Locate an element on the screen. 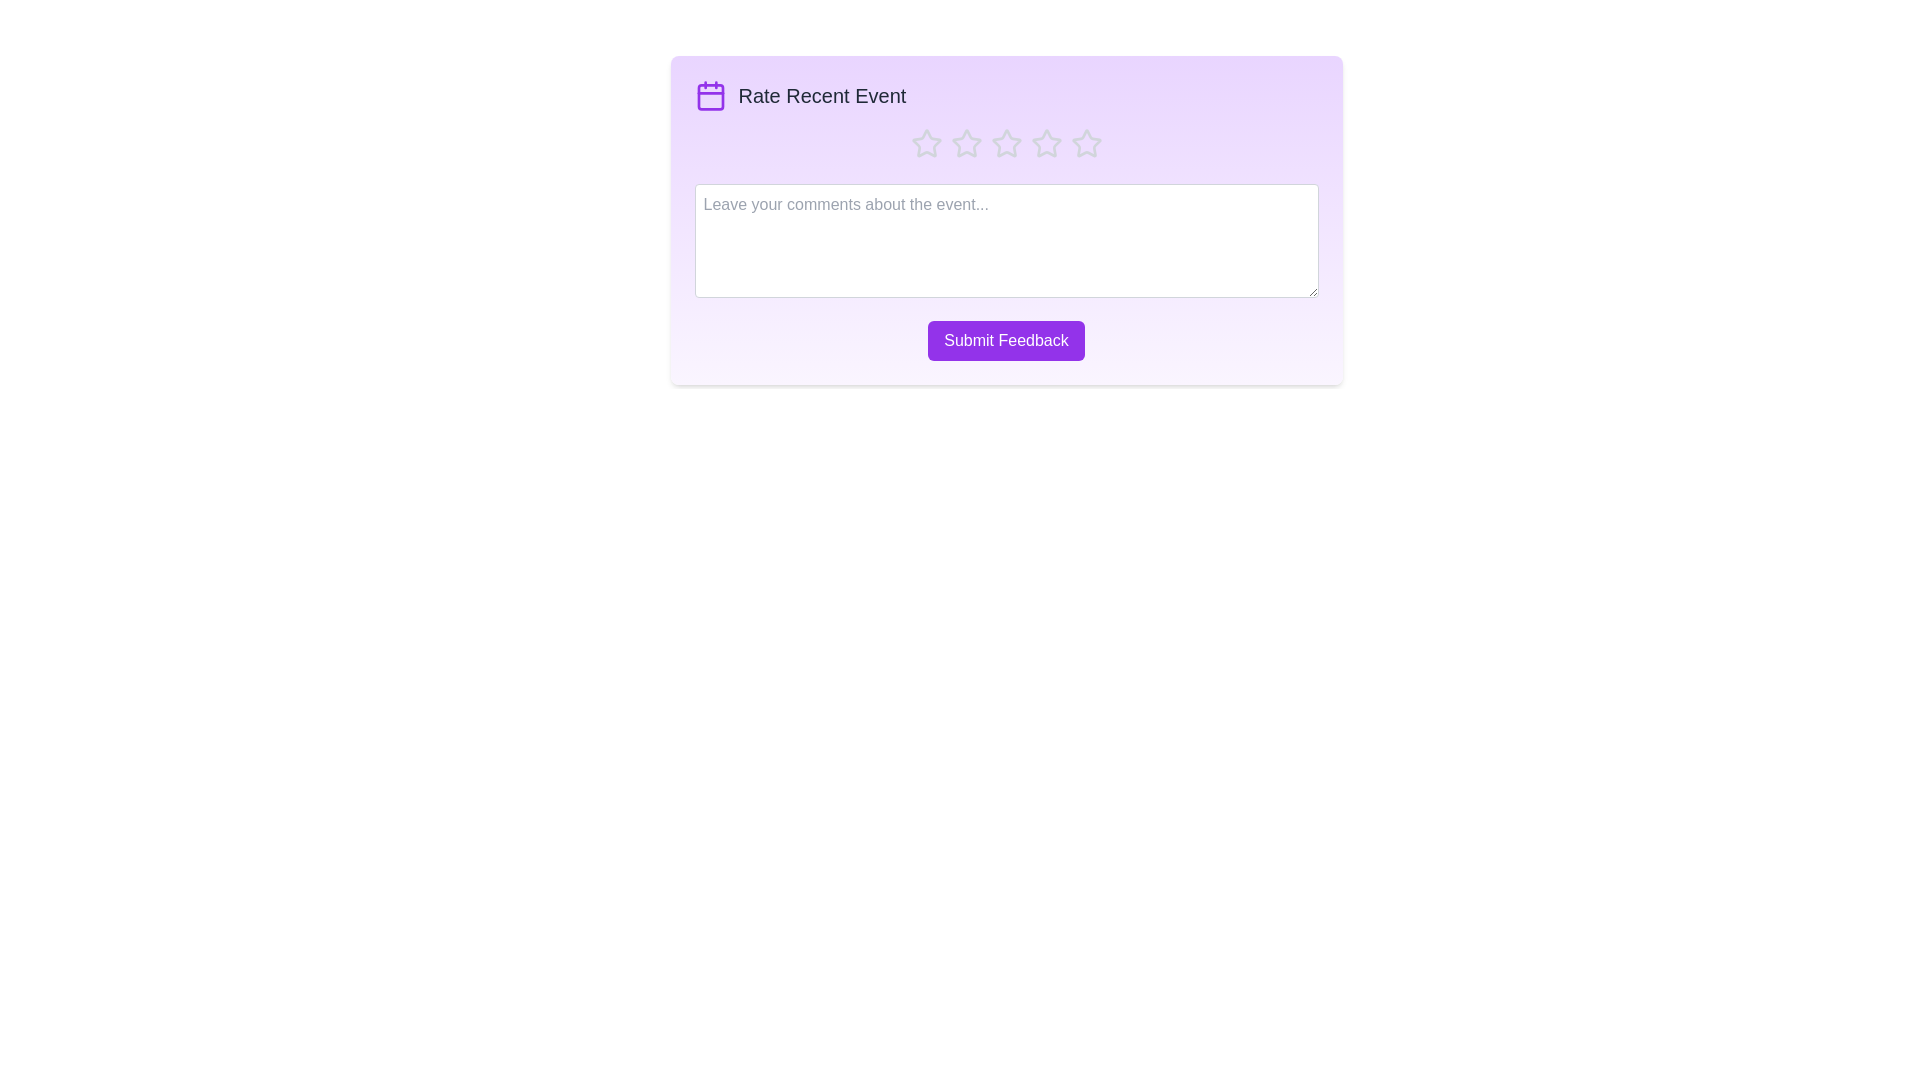  the text area and type the comment is located at coordinates (1006, 239).